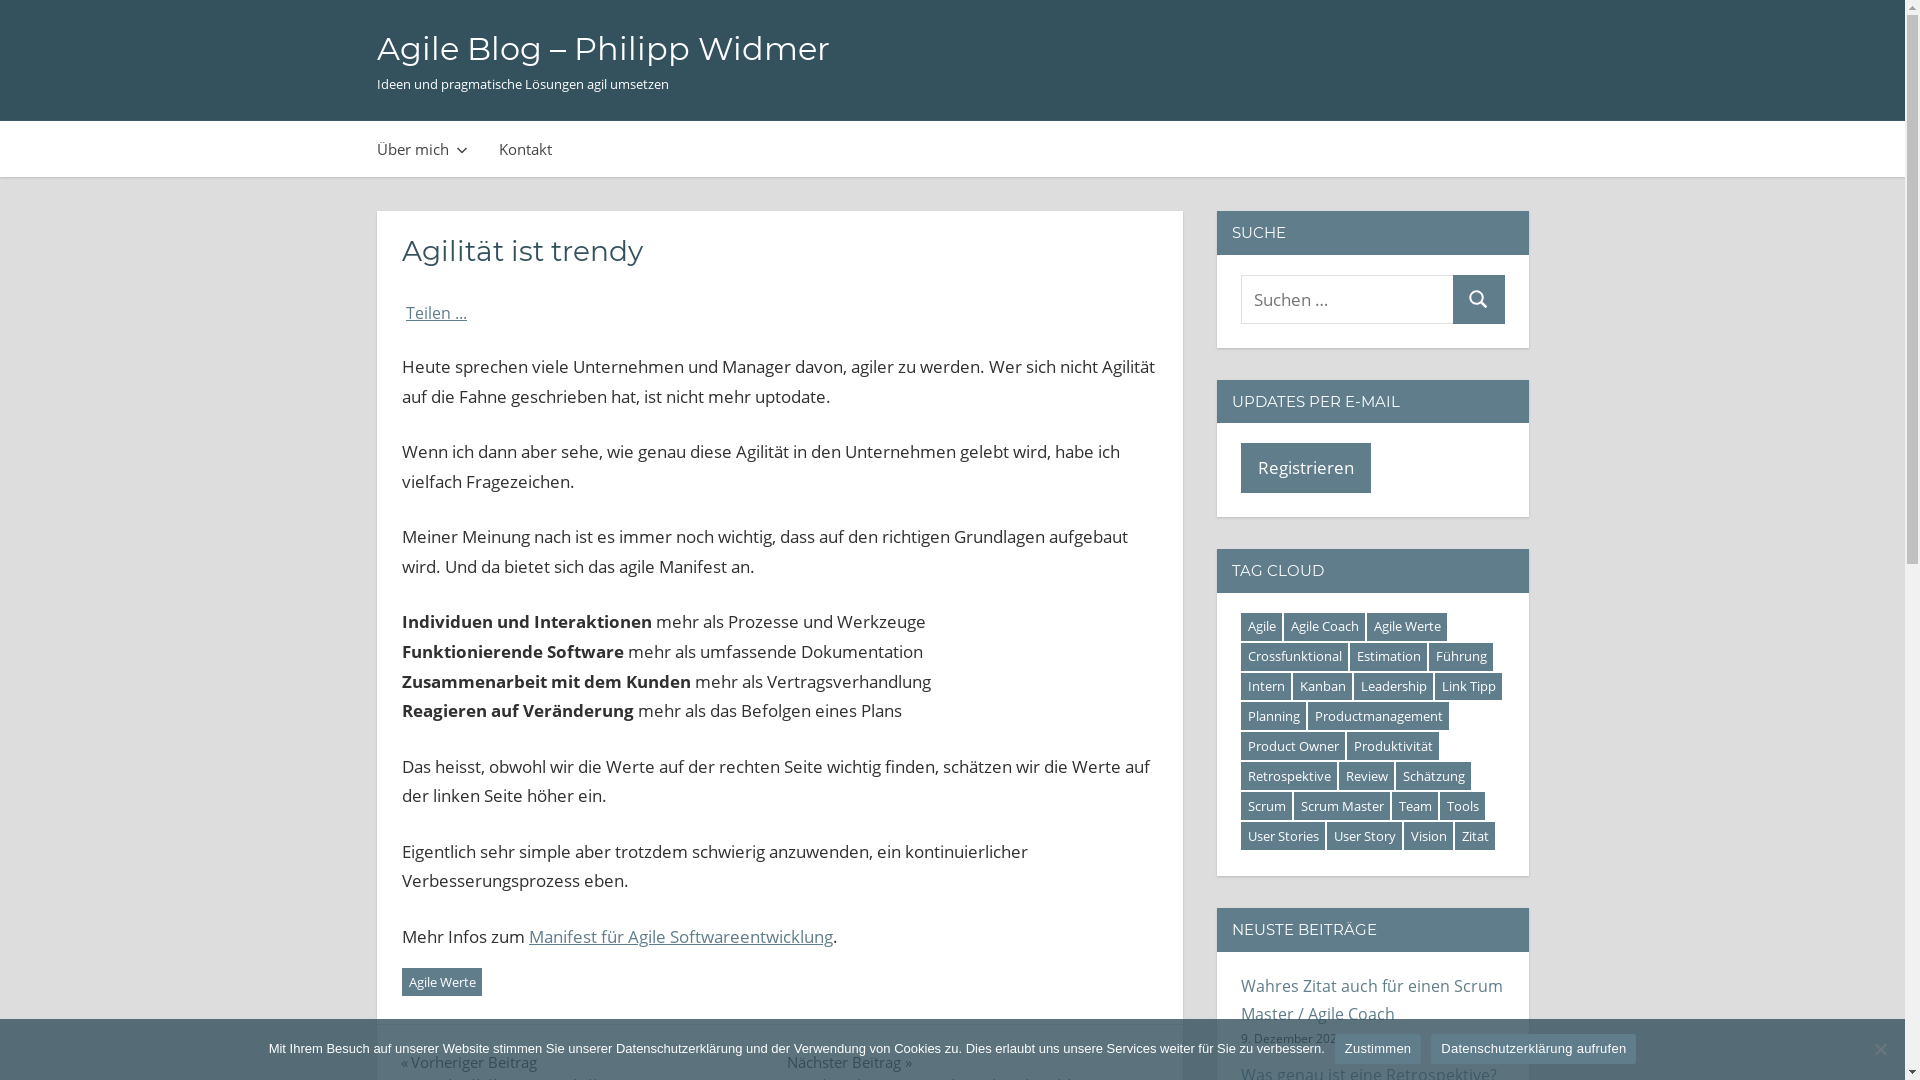  I want to click on 'User Story', so click(1363, 836).